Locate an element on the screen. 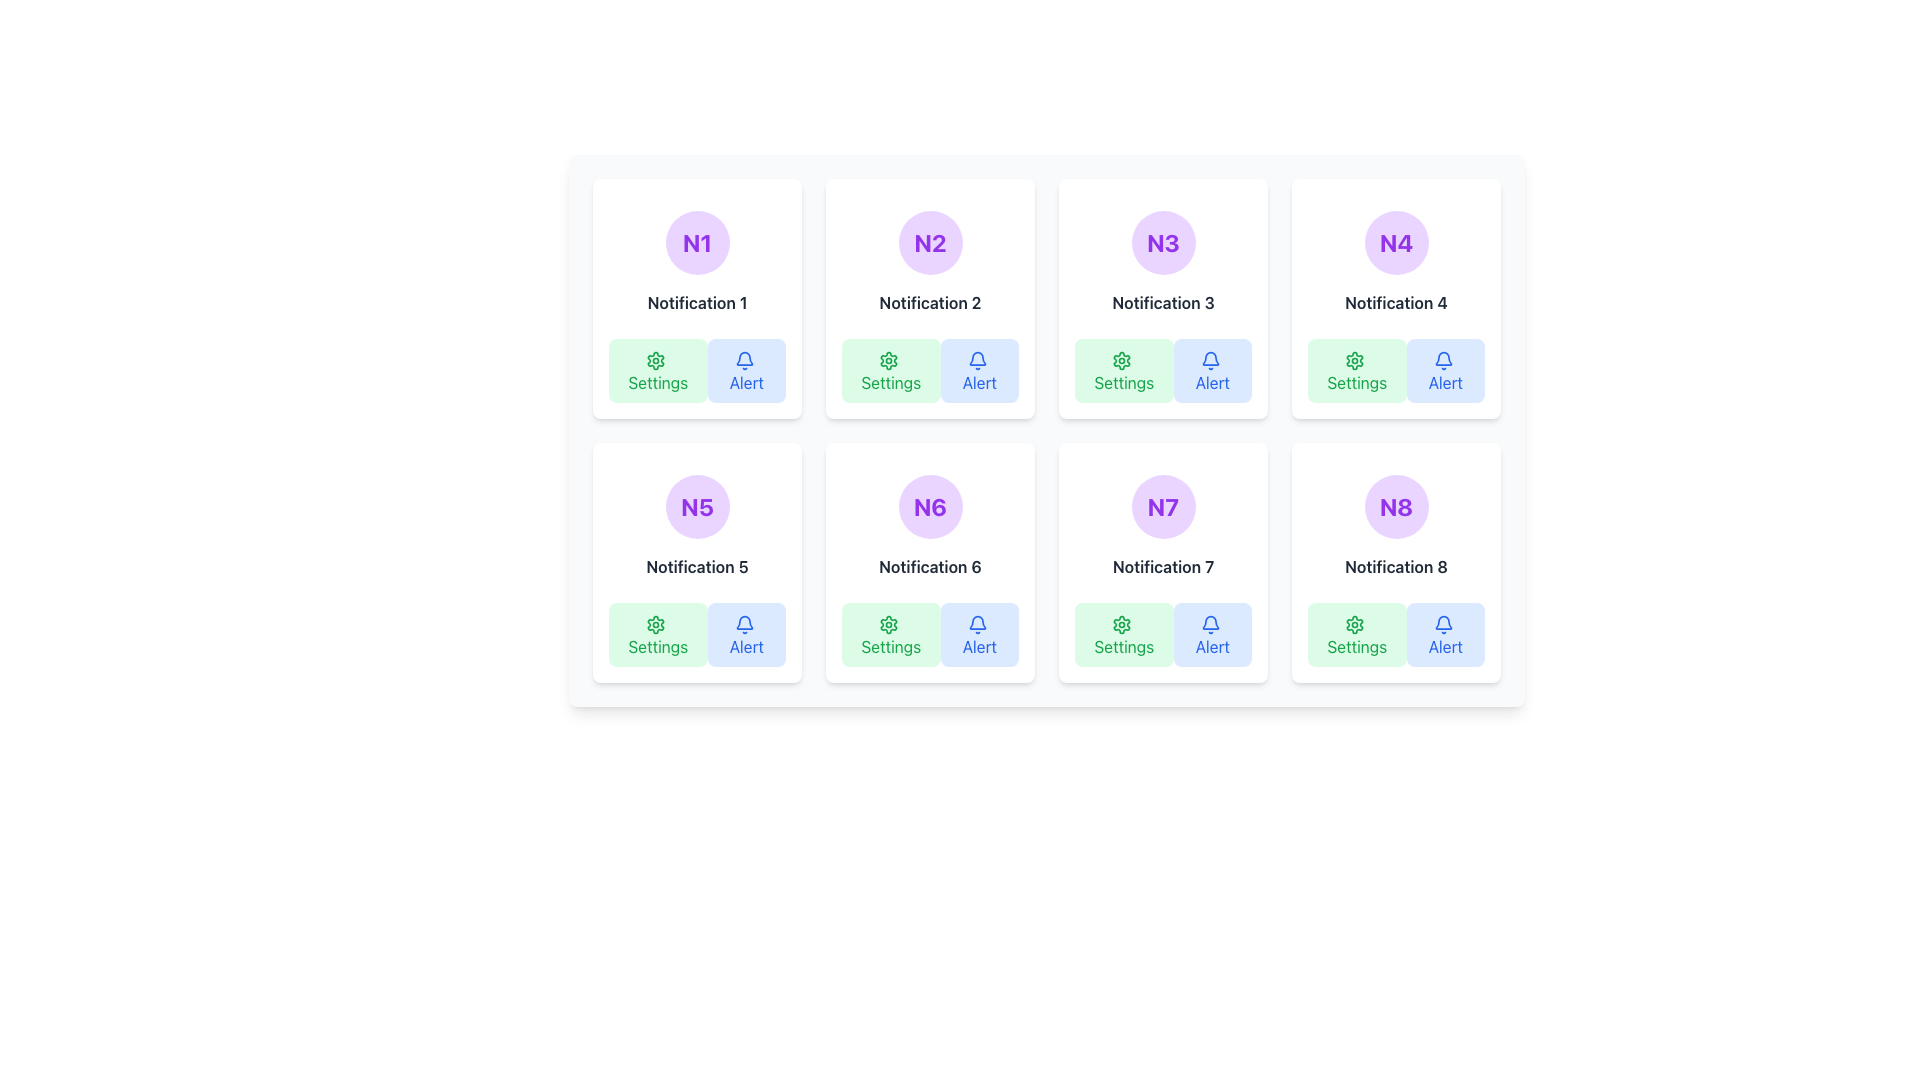 The image size is (1920, 1080). the button in the notification card labeled 'Notification 8' is located at coordinates (1445, 635).